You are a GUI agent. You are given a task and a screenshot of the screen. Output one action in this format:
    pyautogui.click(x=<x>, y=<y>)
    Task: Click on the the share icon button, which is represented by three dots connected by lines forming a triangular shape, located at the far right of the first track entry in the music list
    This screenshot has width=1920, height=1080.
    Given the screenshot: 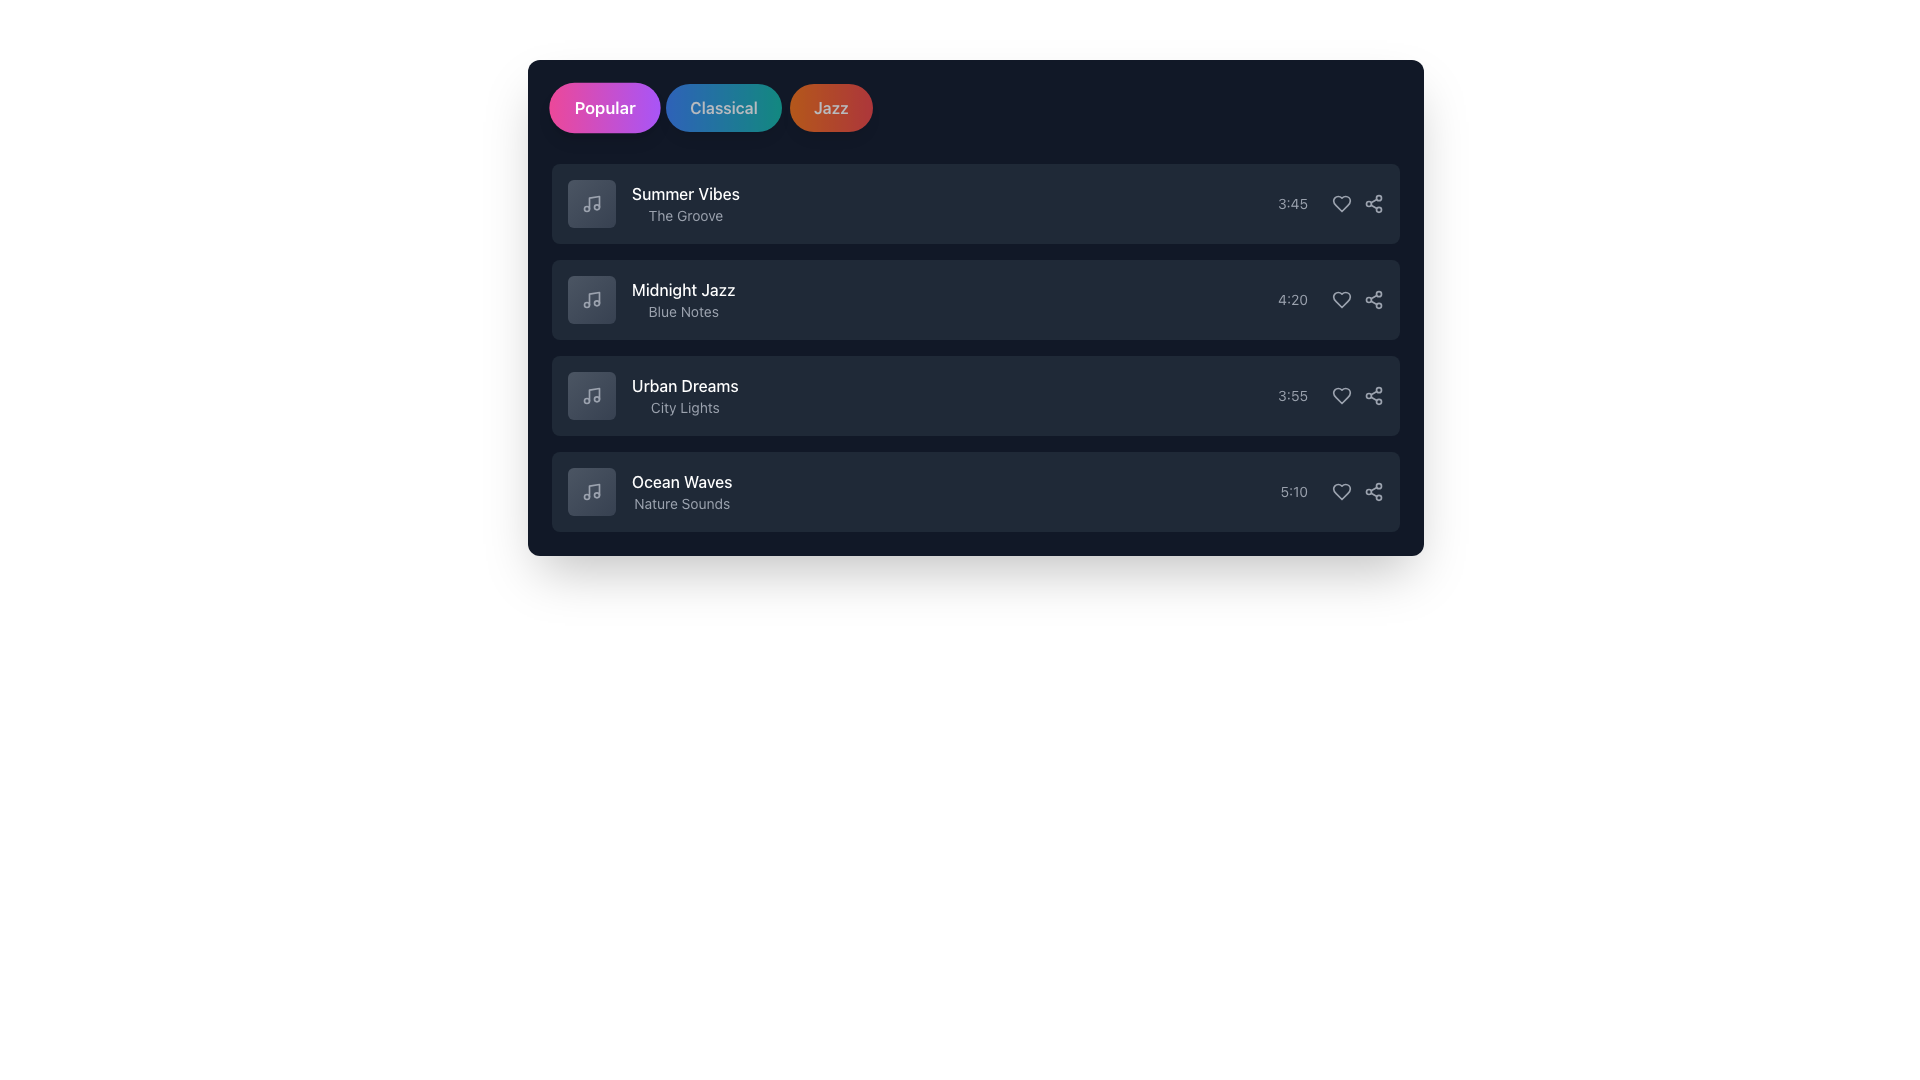 What is the action you would take?
    pyautogui.click(x=1372, y=204)
    